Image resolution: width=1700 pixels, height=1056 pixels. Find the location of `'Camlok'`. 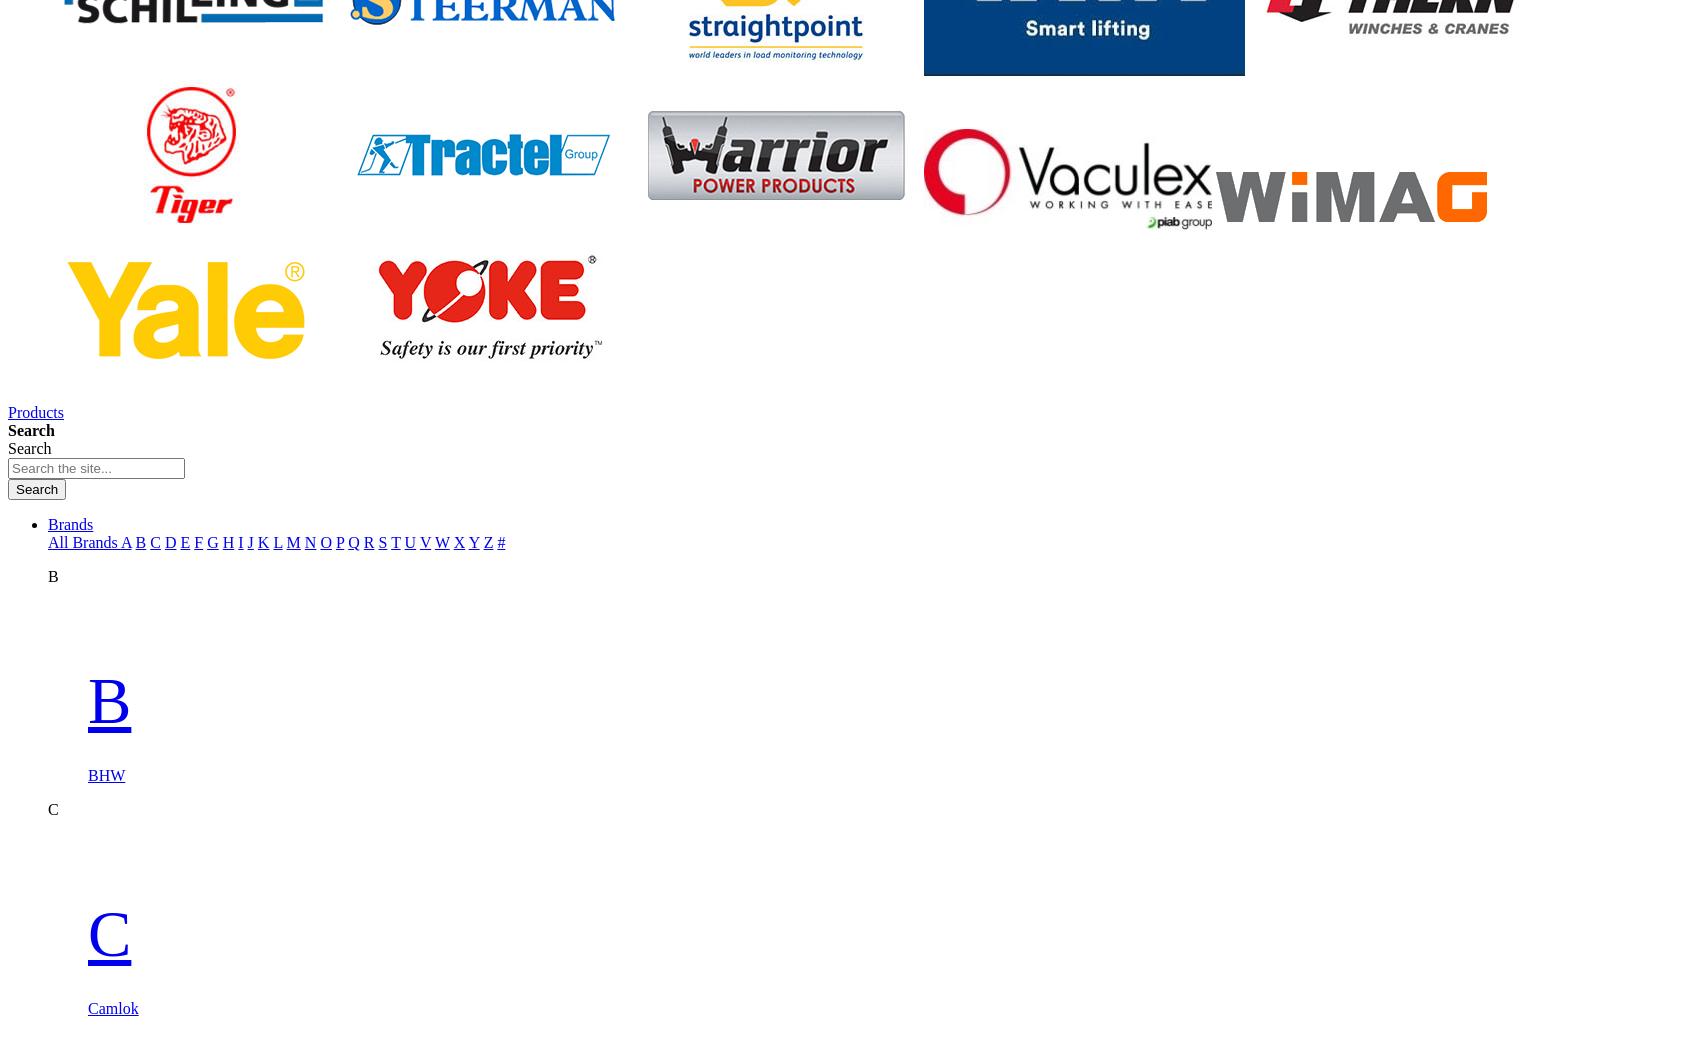

'Camlok' is located at coordinates (112, 1006).